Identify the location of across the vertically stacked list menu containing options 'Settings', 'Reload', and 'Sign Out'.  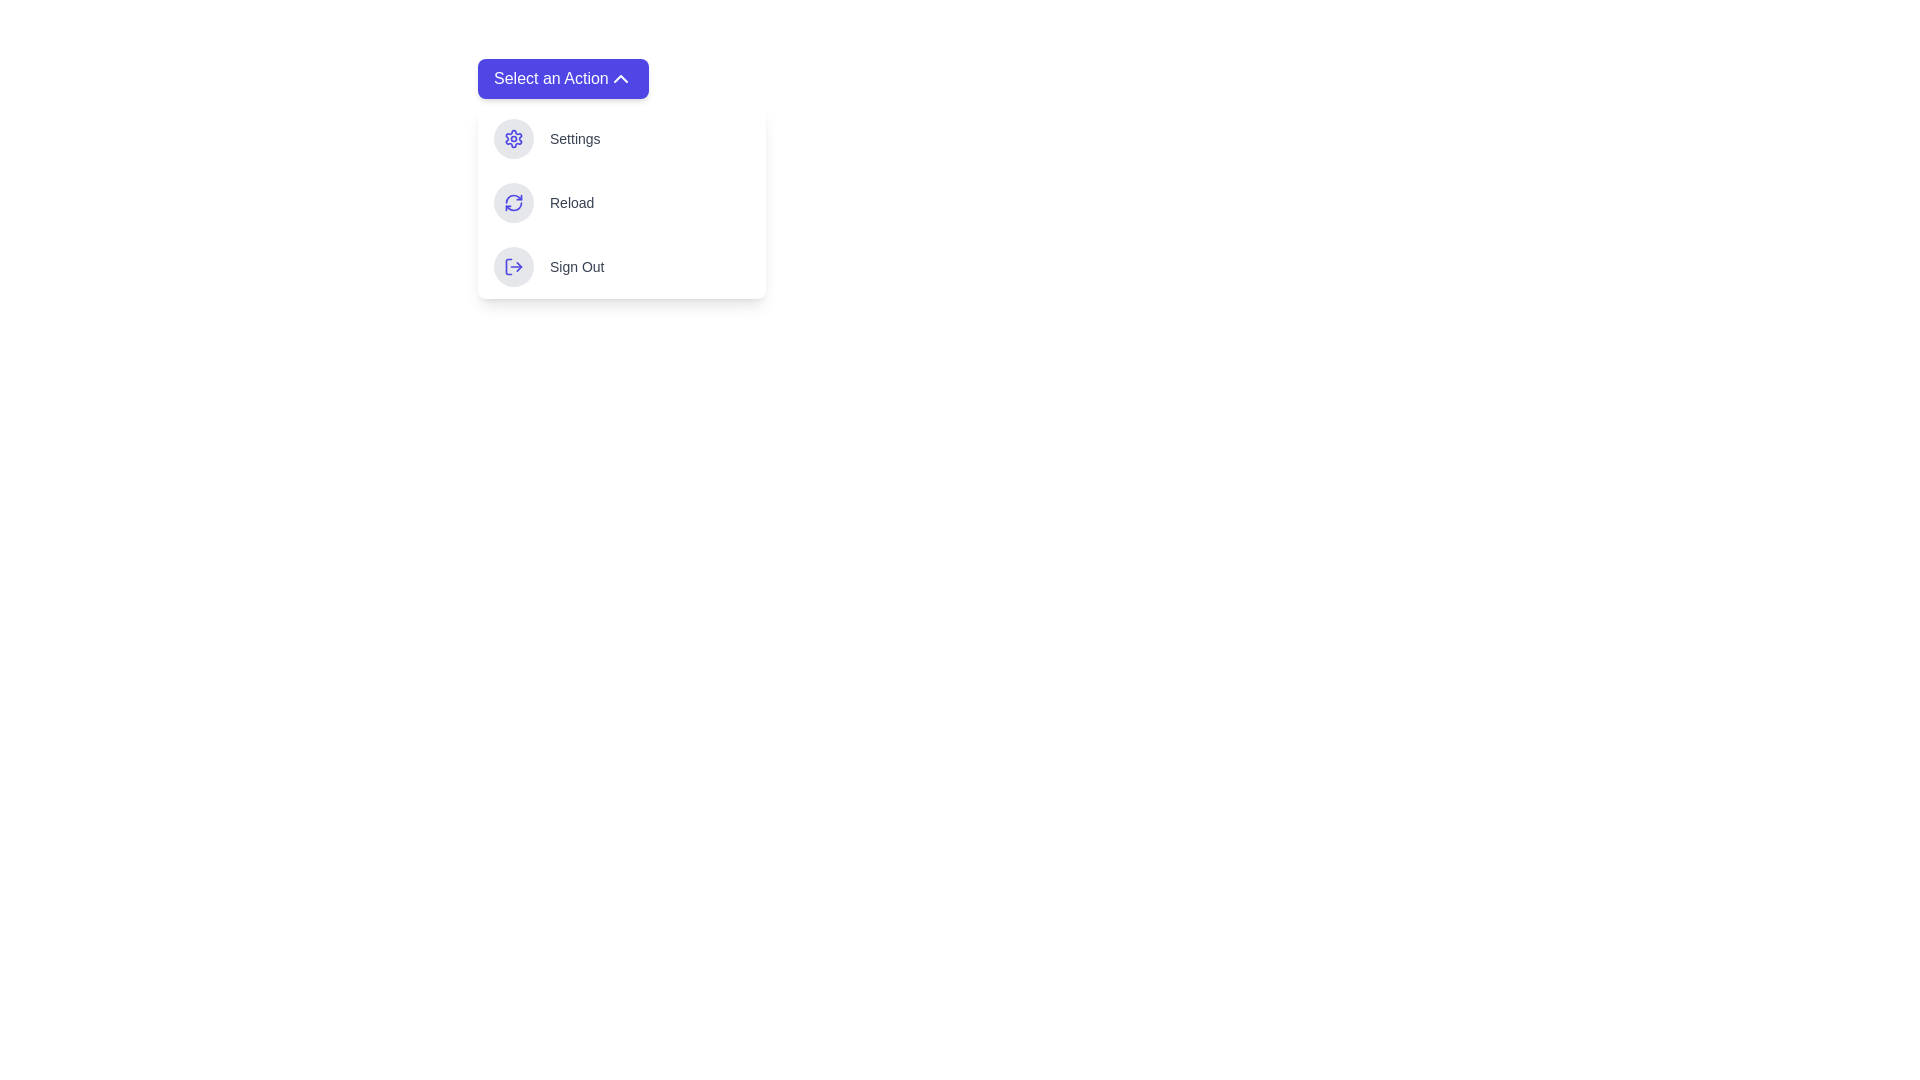
(621, 177).